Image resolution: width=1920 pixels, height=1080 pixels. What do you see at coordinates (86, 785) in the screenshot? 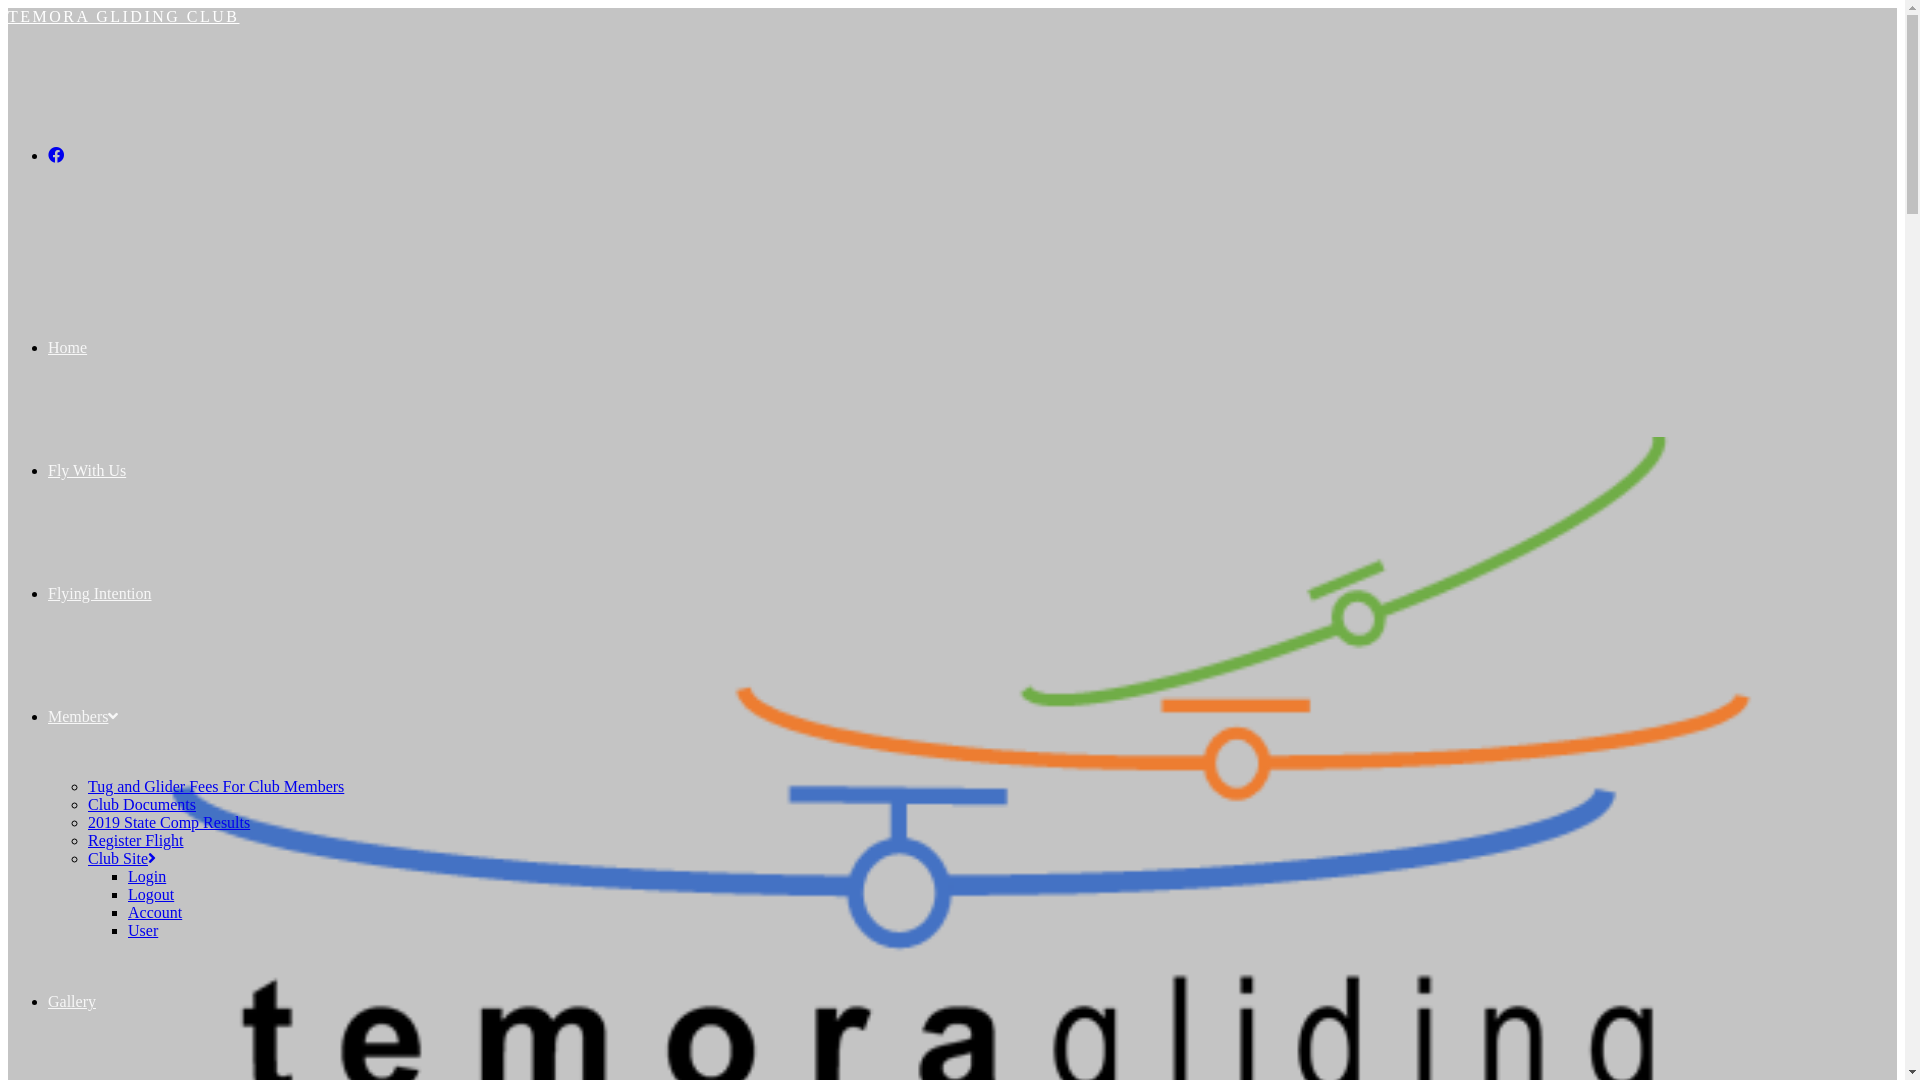
I see `'Tug and Glider Fees For Club Members'` at bounding box center [86, 785].